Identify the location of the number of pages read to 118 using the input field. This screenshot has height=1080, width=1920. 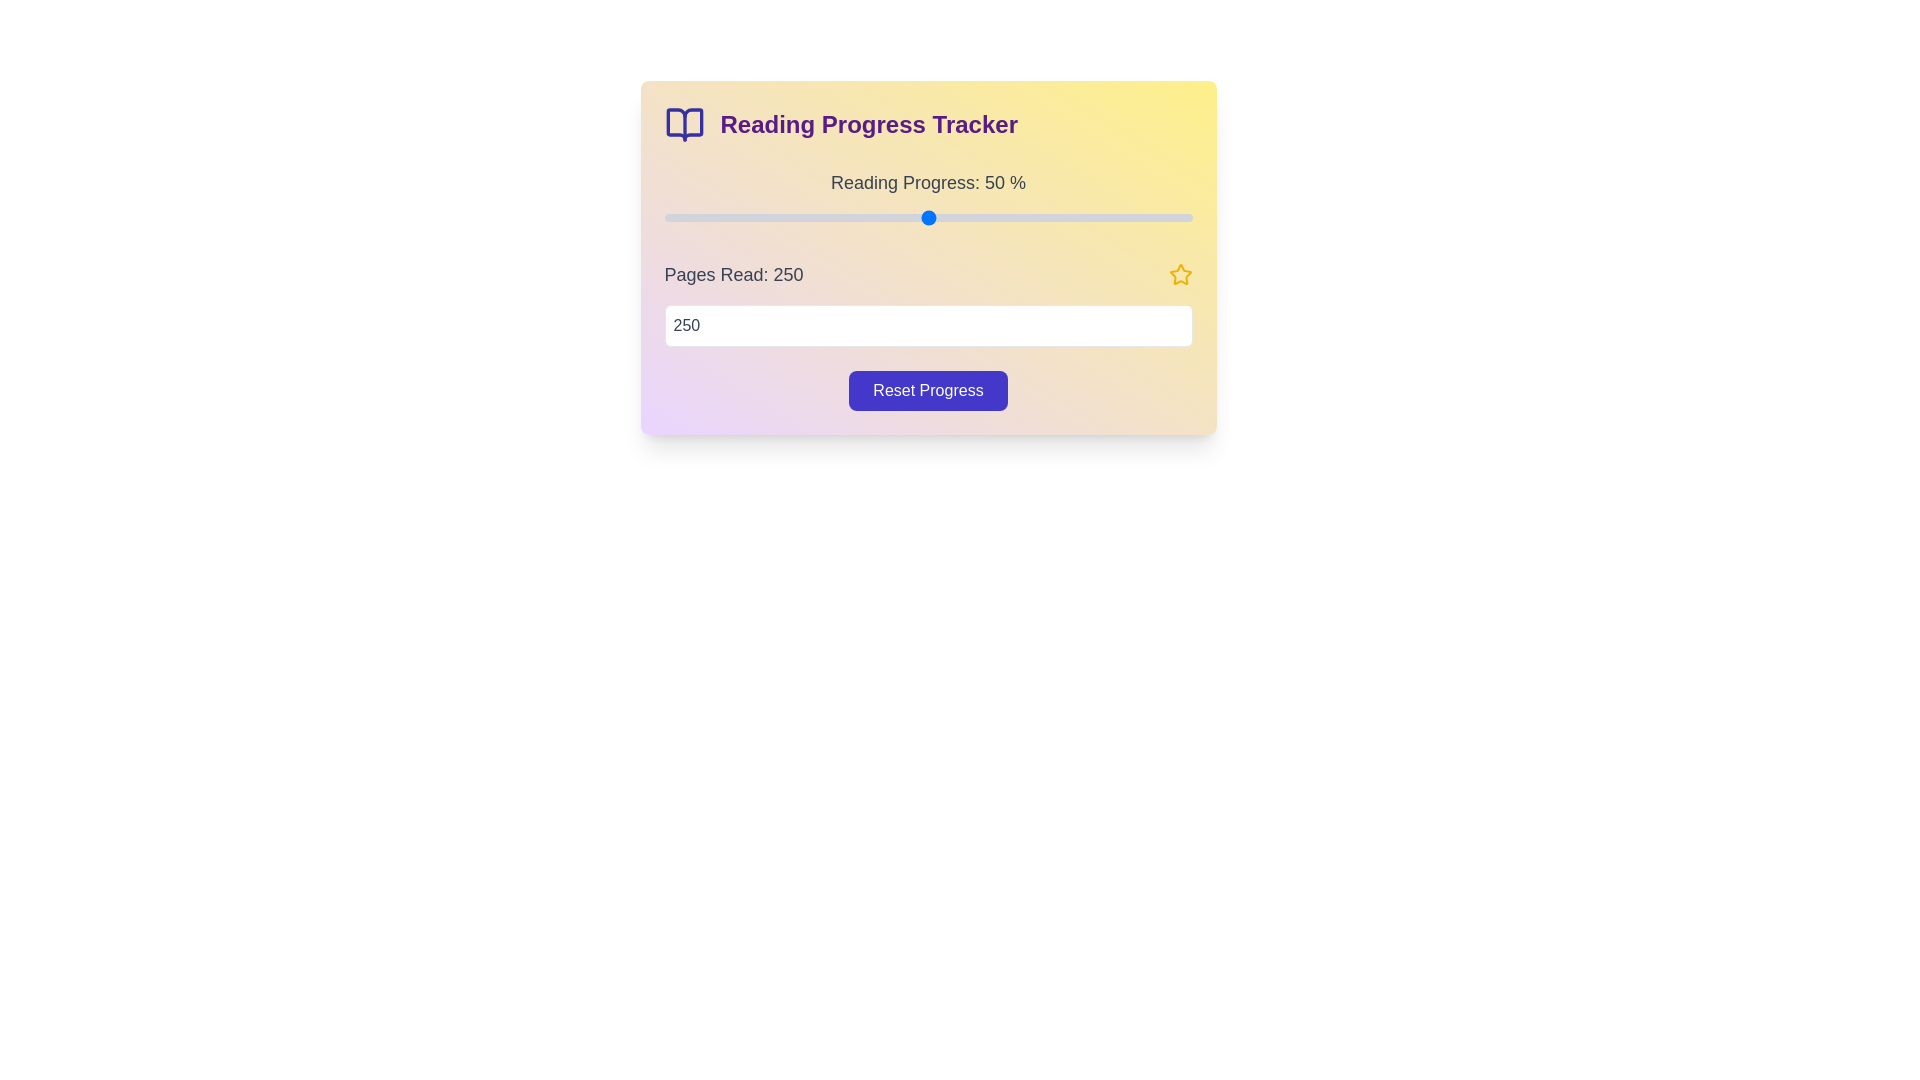
(927, 325).